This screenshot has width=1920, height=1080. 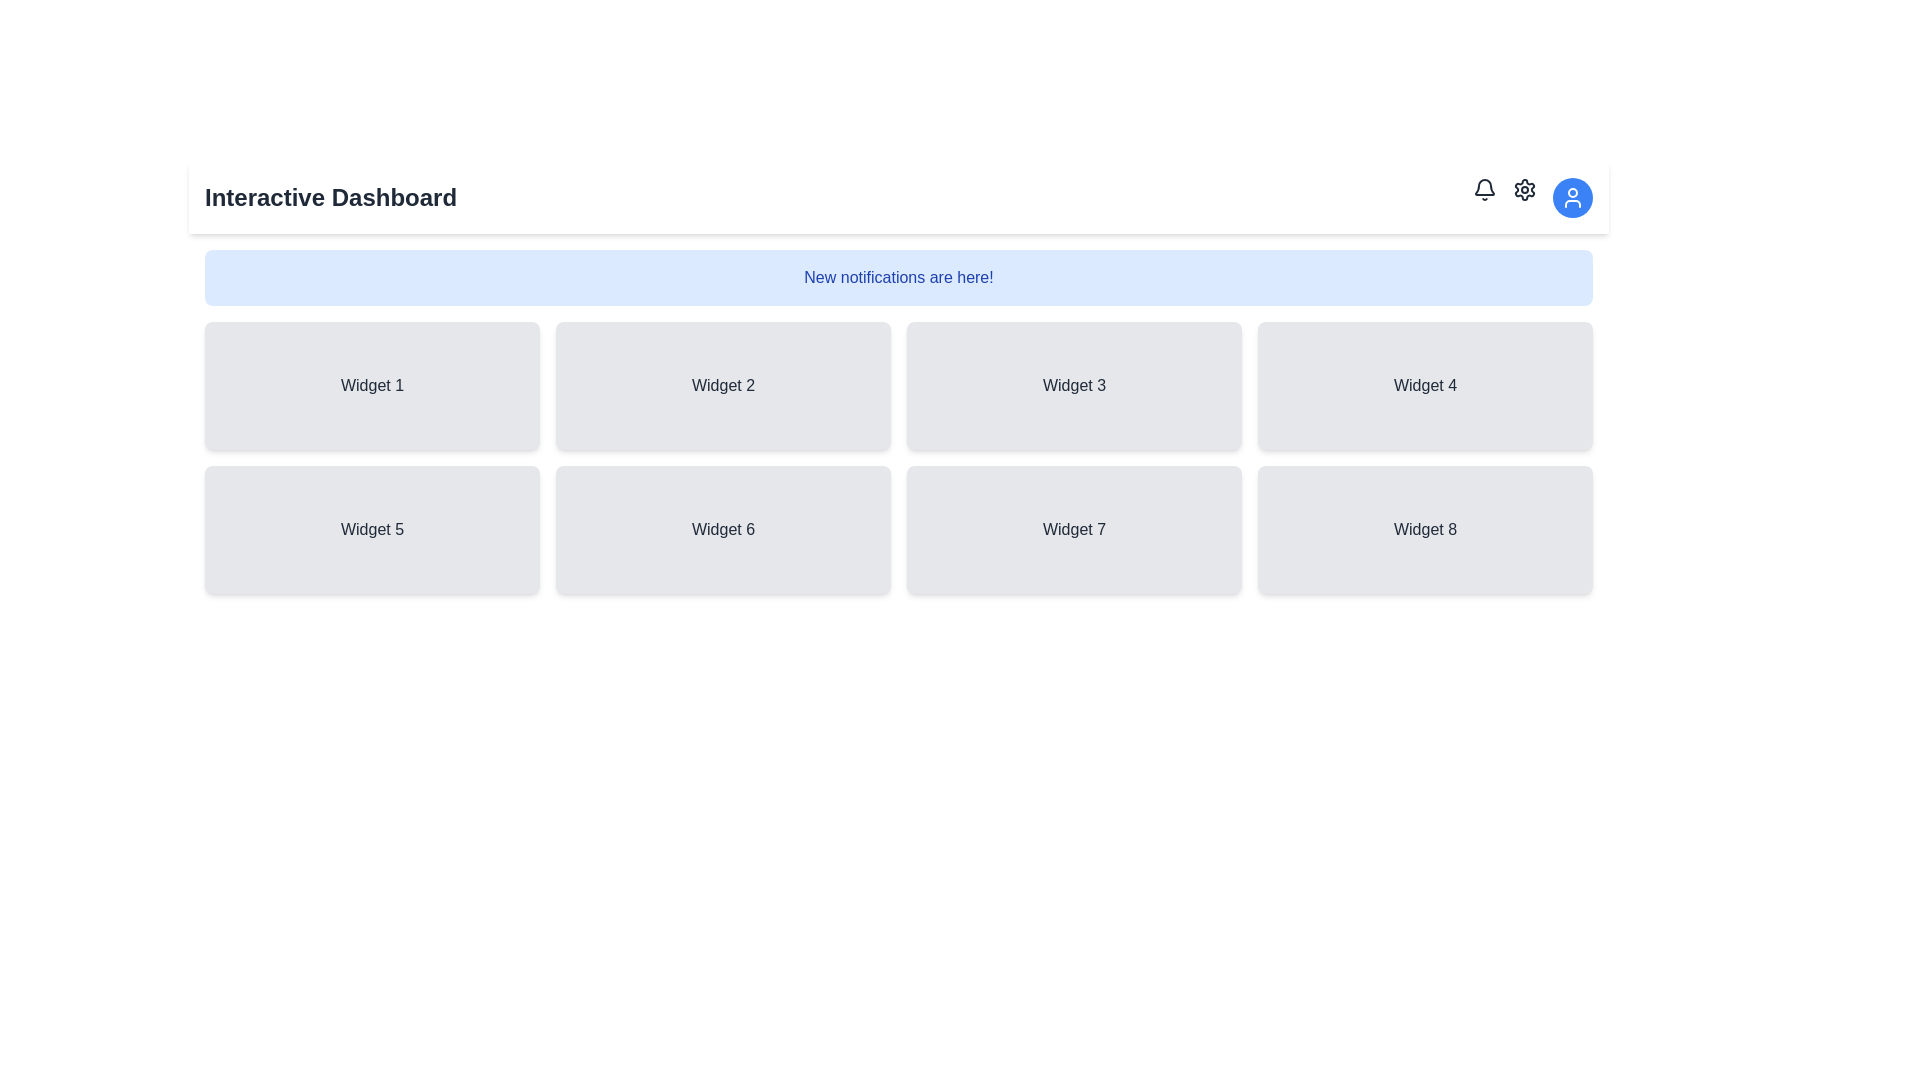 I want to click on the settings icon located in the navigation bar, so click(x=1524, y=189).